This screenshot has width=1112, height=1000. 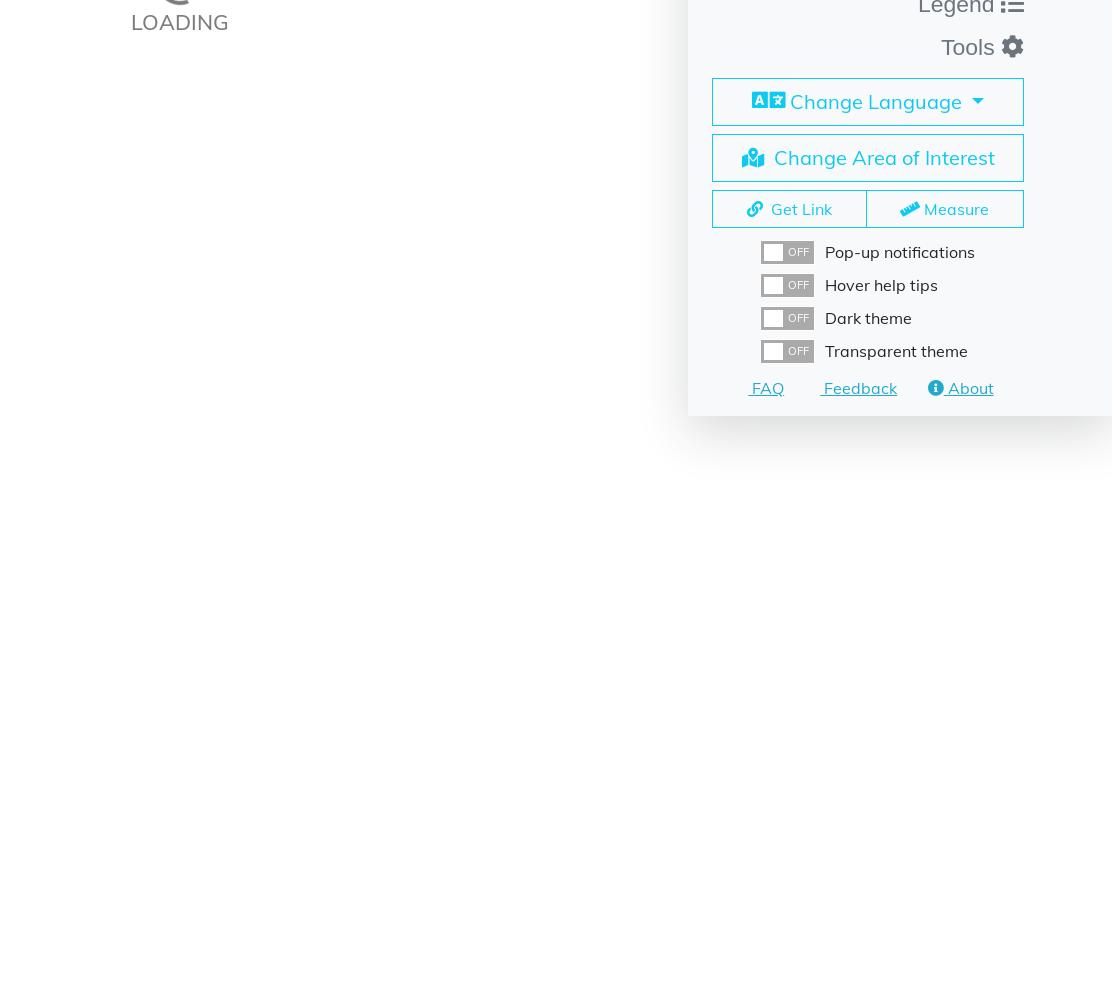 I want to click on 'Pop-up notifications', so click(x=900, y=252).